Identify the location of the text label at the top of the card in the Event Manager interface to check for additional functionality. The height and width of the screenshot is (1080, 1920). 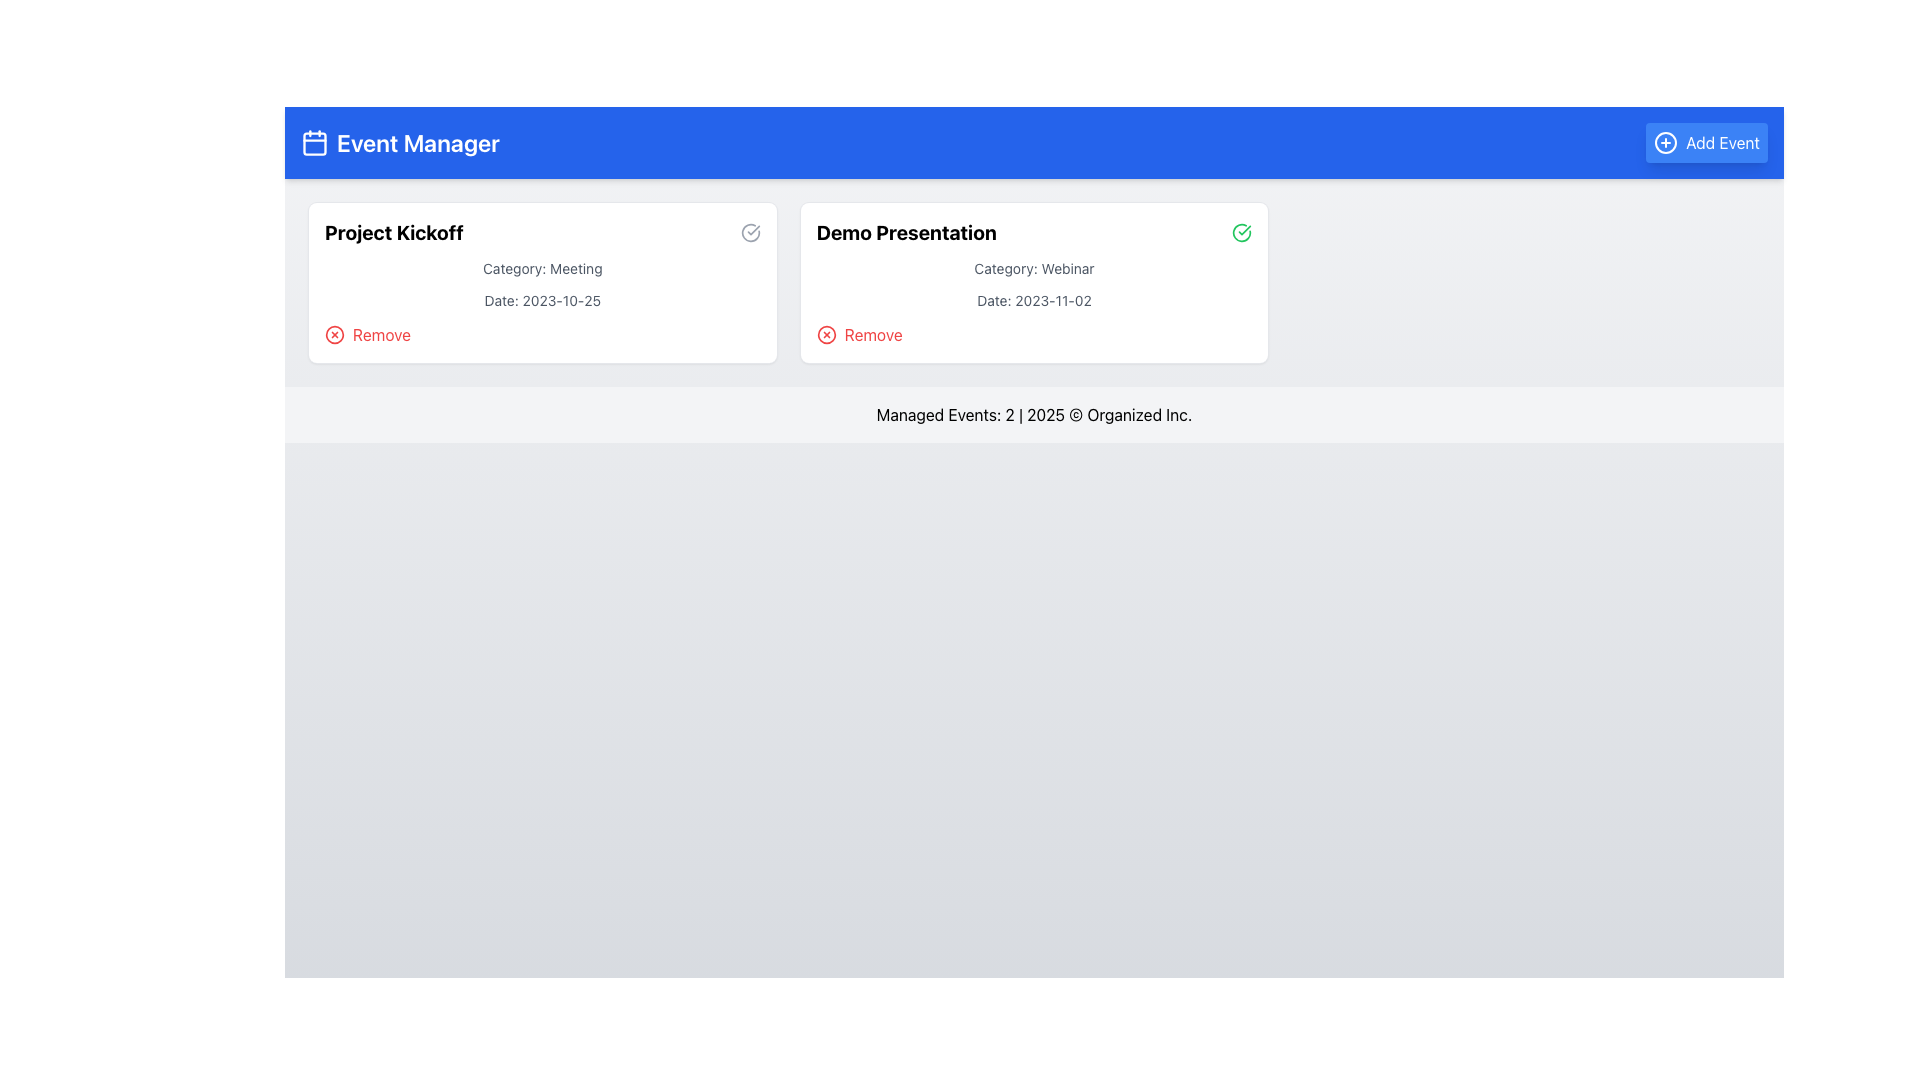
(905, 231).